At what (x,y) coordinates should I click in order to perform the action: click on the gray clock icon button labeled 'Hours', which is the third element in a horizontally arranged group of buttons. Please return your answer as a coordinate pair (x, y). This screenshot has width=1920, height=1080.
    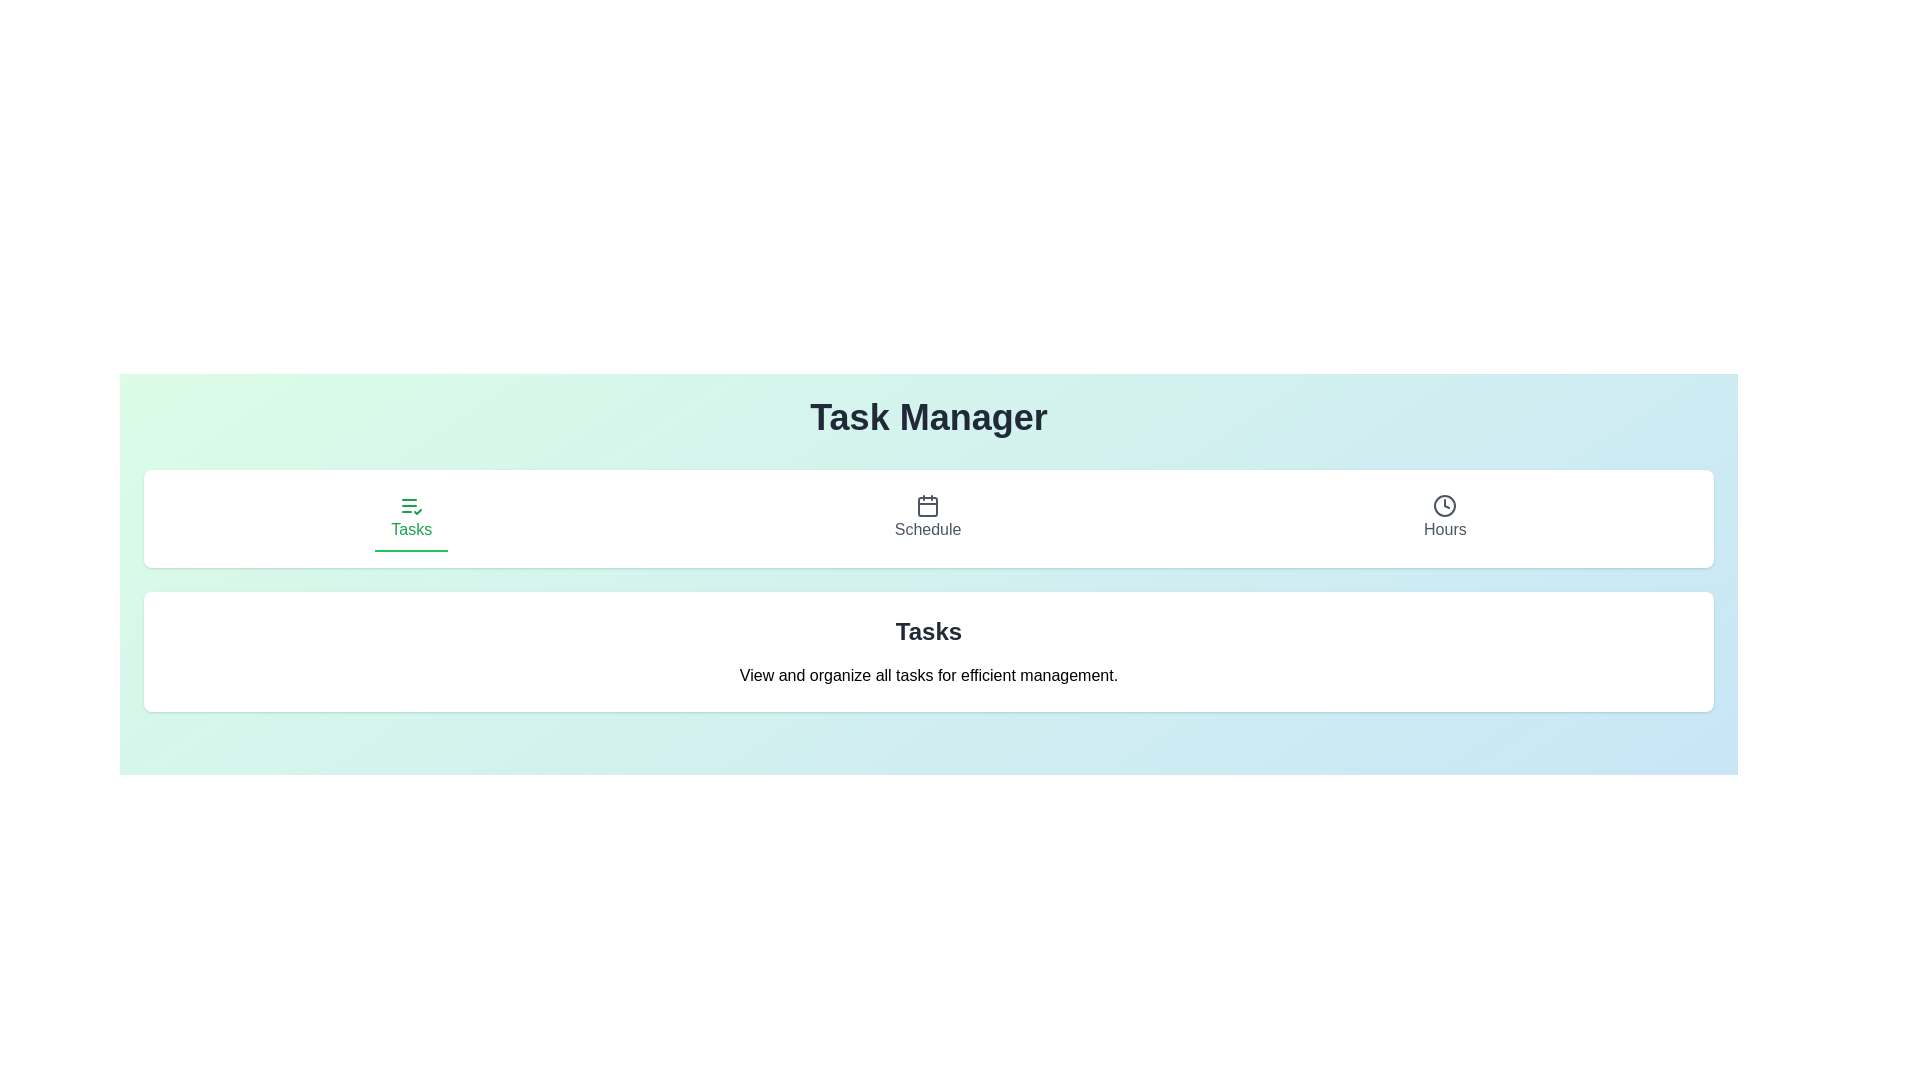
    Looking at the image, I should click on (1445, 518).